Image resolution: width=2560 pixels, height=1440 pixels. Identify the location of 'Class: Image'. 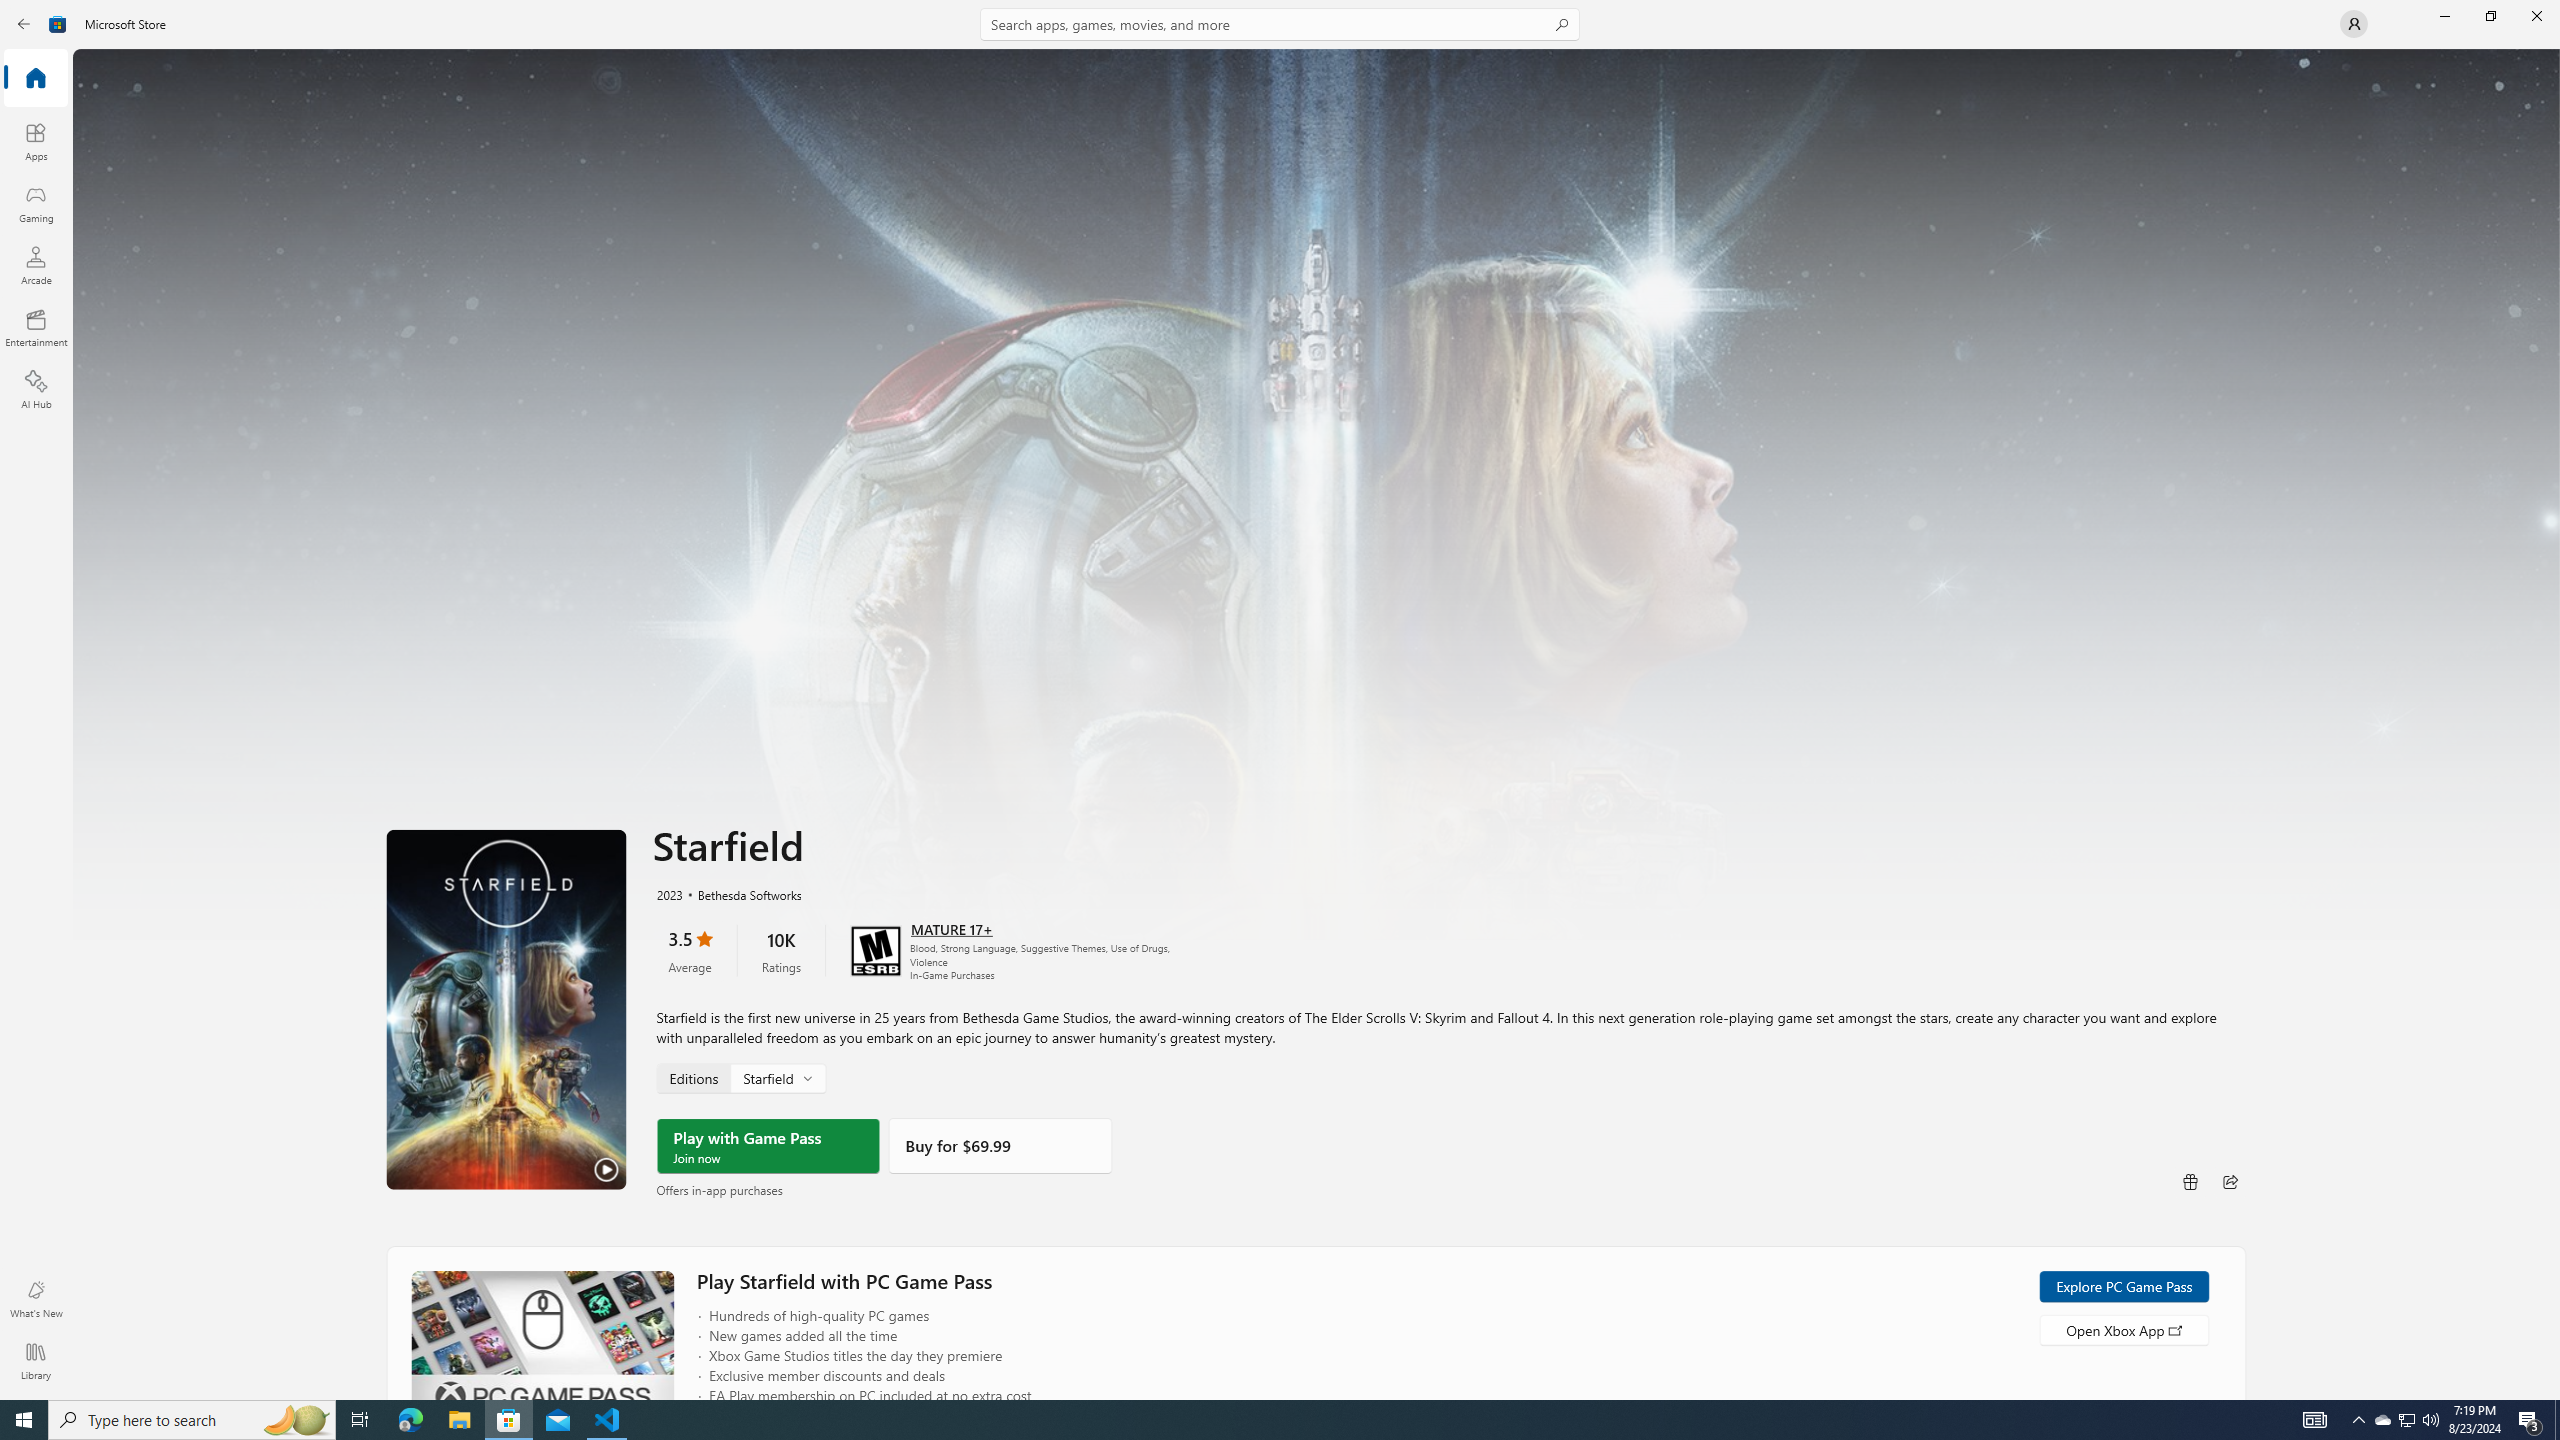
(57, 22).